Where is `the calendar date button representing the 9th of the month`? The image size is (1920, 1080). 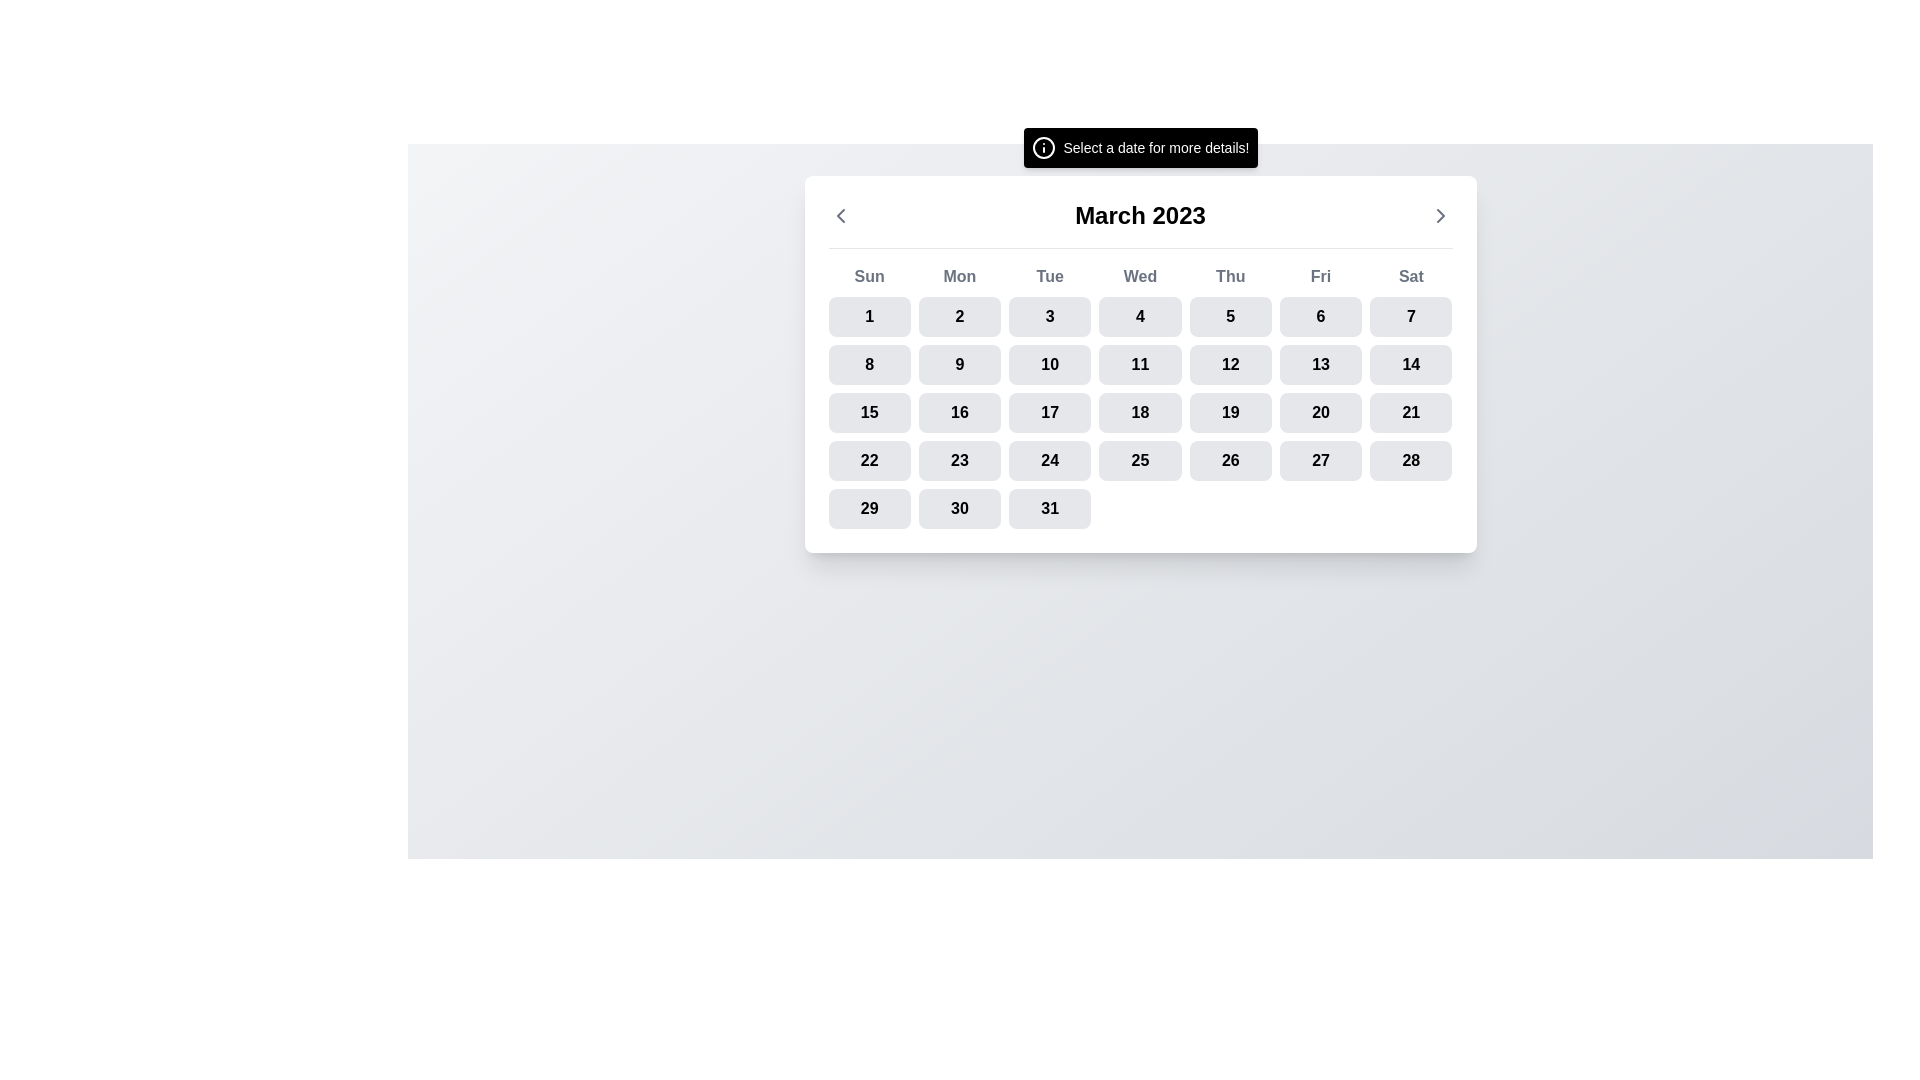
the calendar date button representing the 9th of the month is located at coordinates (960, 365).